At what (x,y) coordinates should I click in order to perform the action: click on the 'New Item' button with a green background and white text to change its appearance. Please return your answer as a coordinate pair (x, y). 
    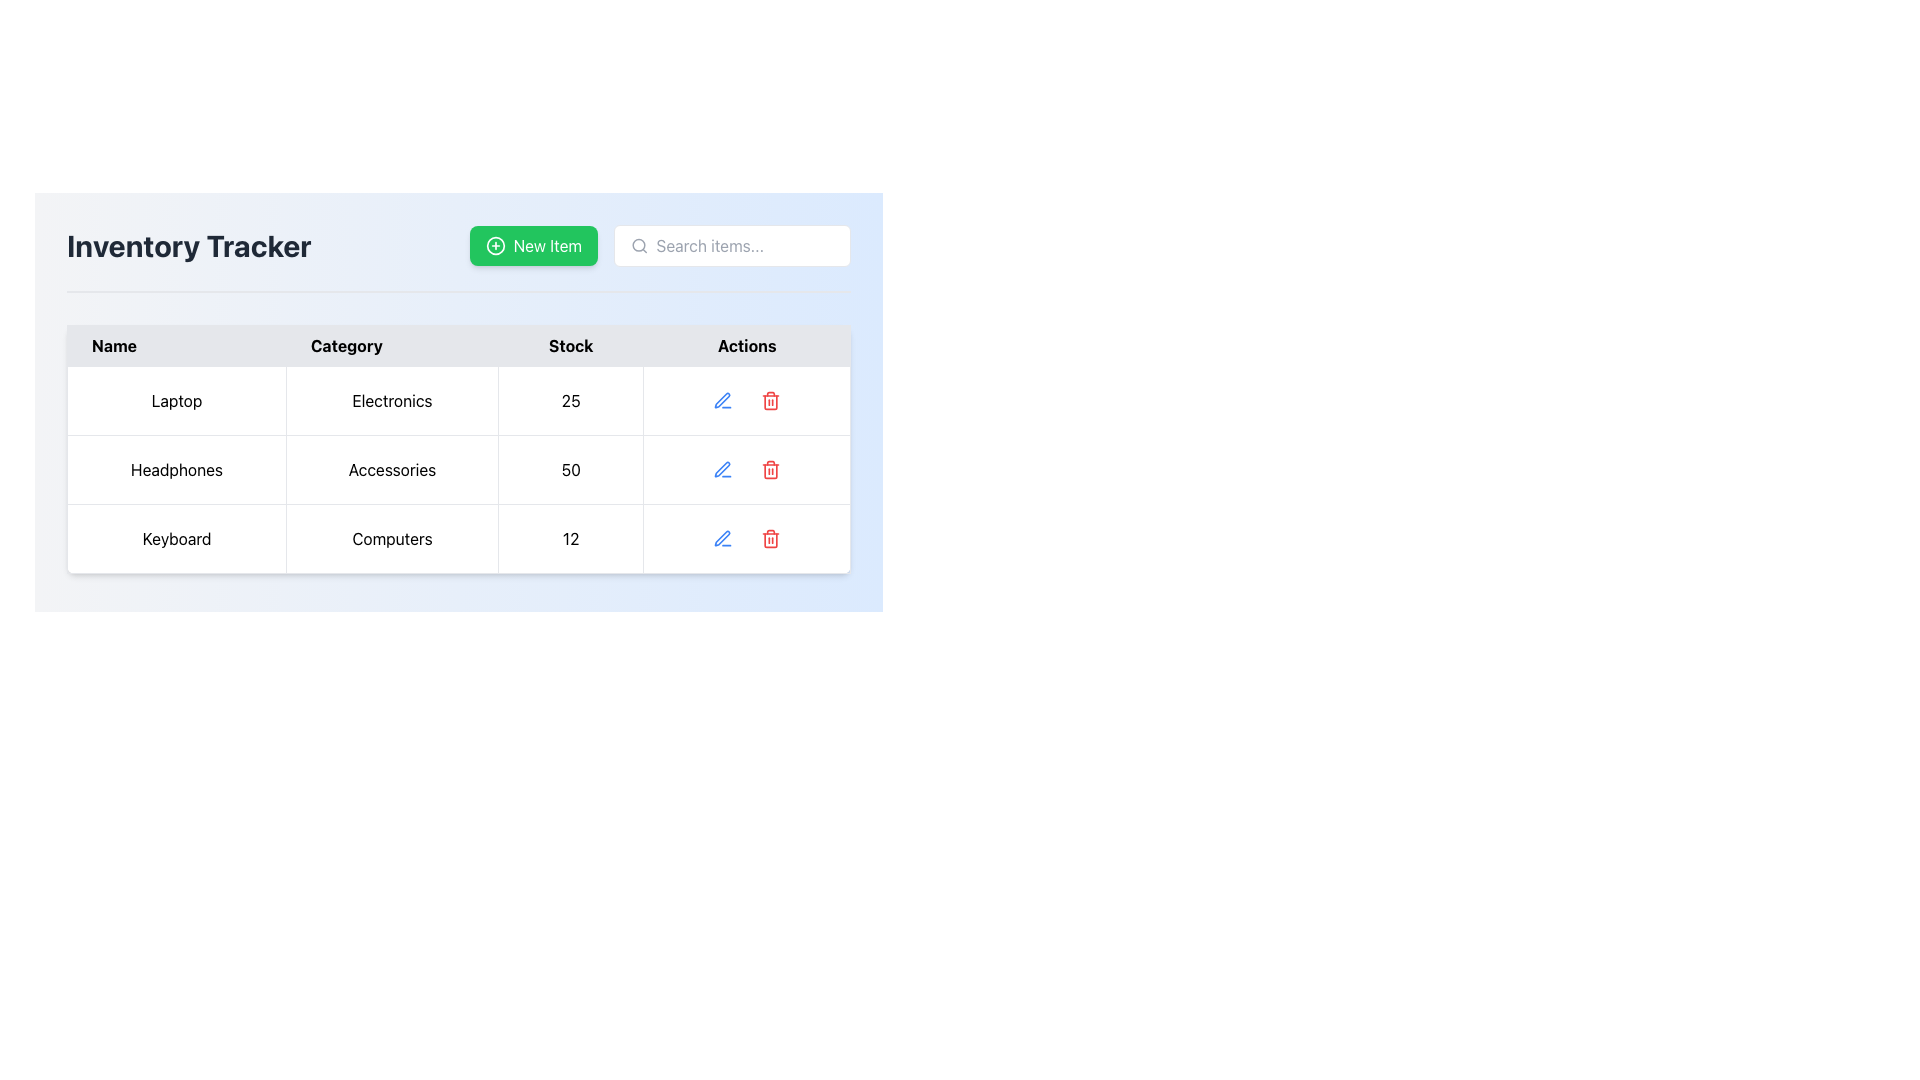
    Looking at the image, I should click on (533, 245).